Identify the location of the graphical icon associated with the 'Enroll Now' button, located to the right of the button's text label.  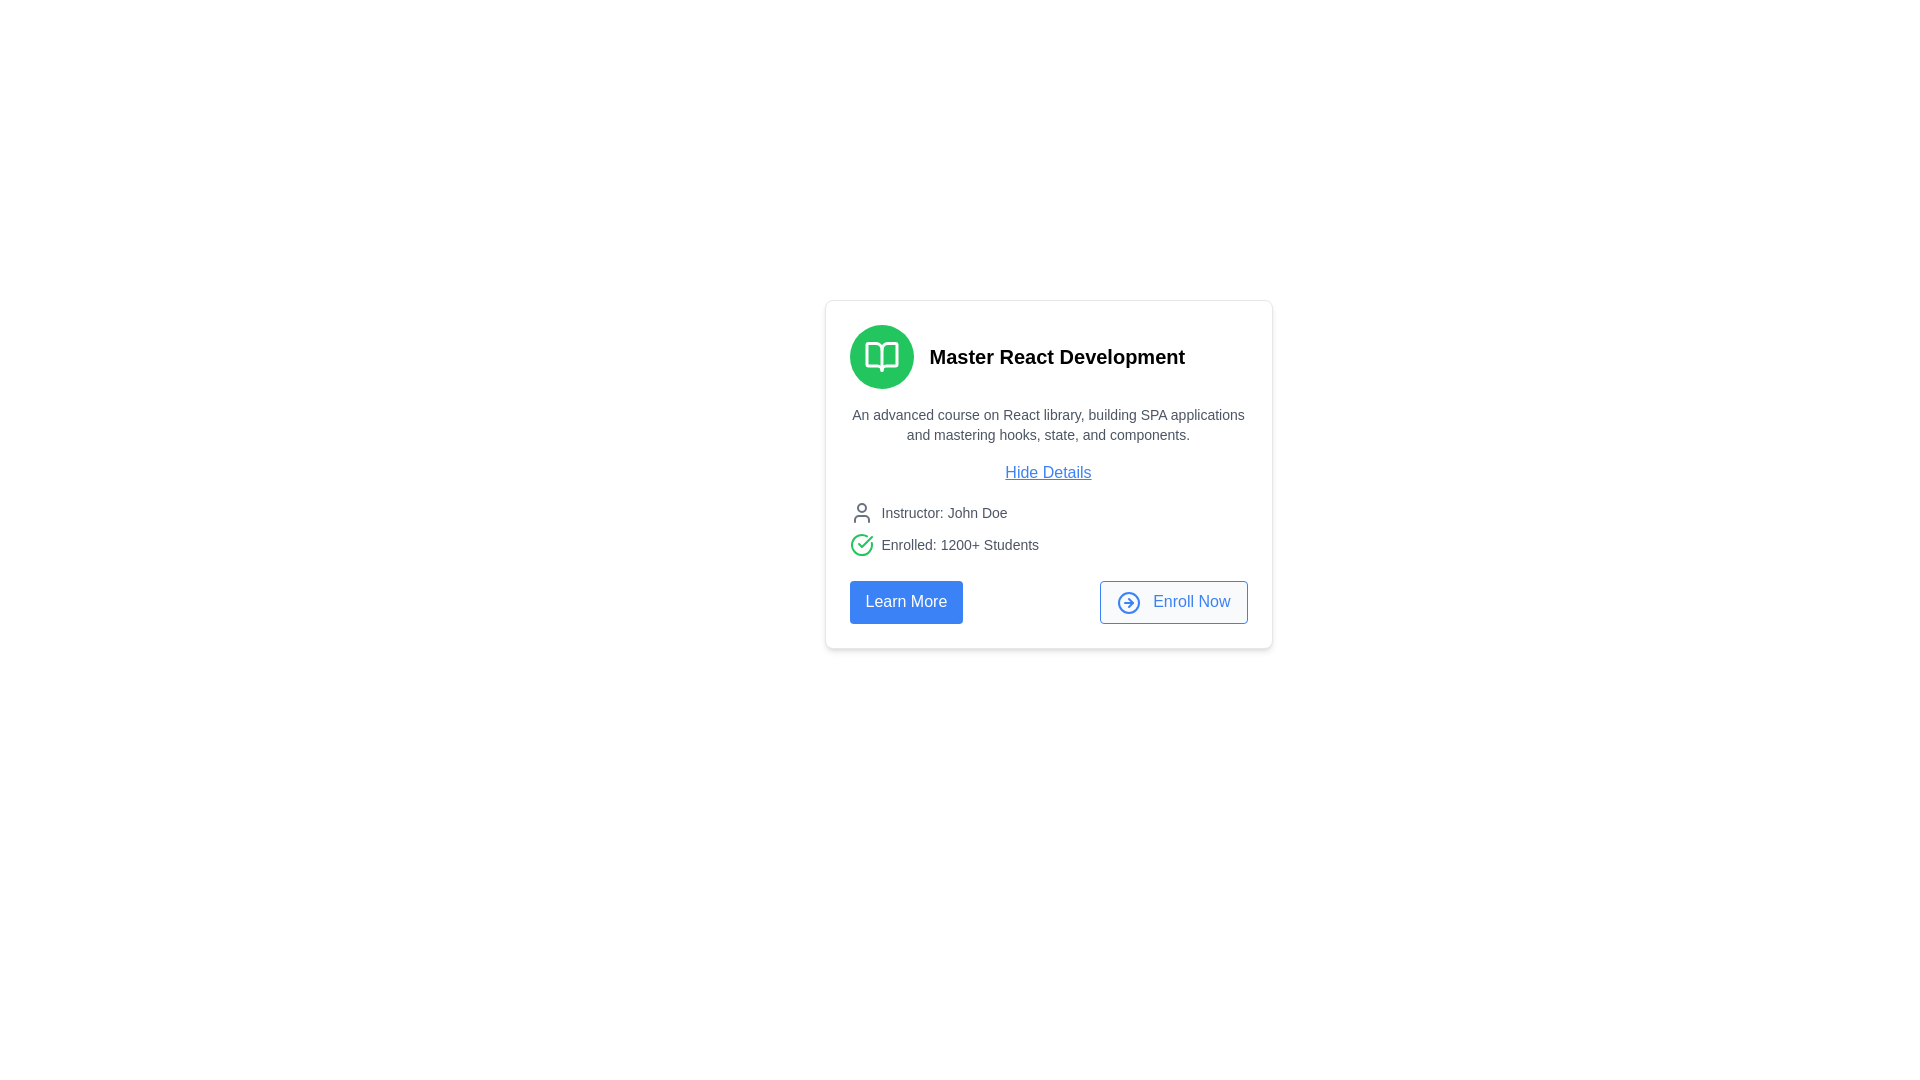
(1128, 601).